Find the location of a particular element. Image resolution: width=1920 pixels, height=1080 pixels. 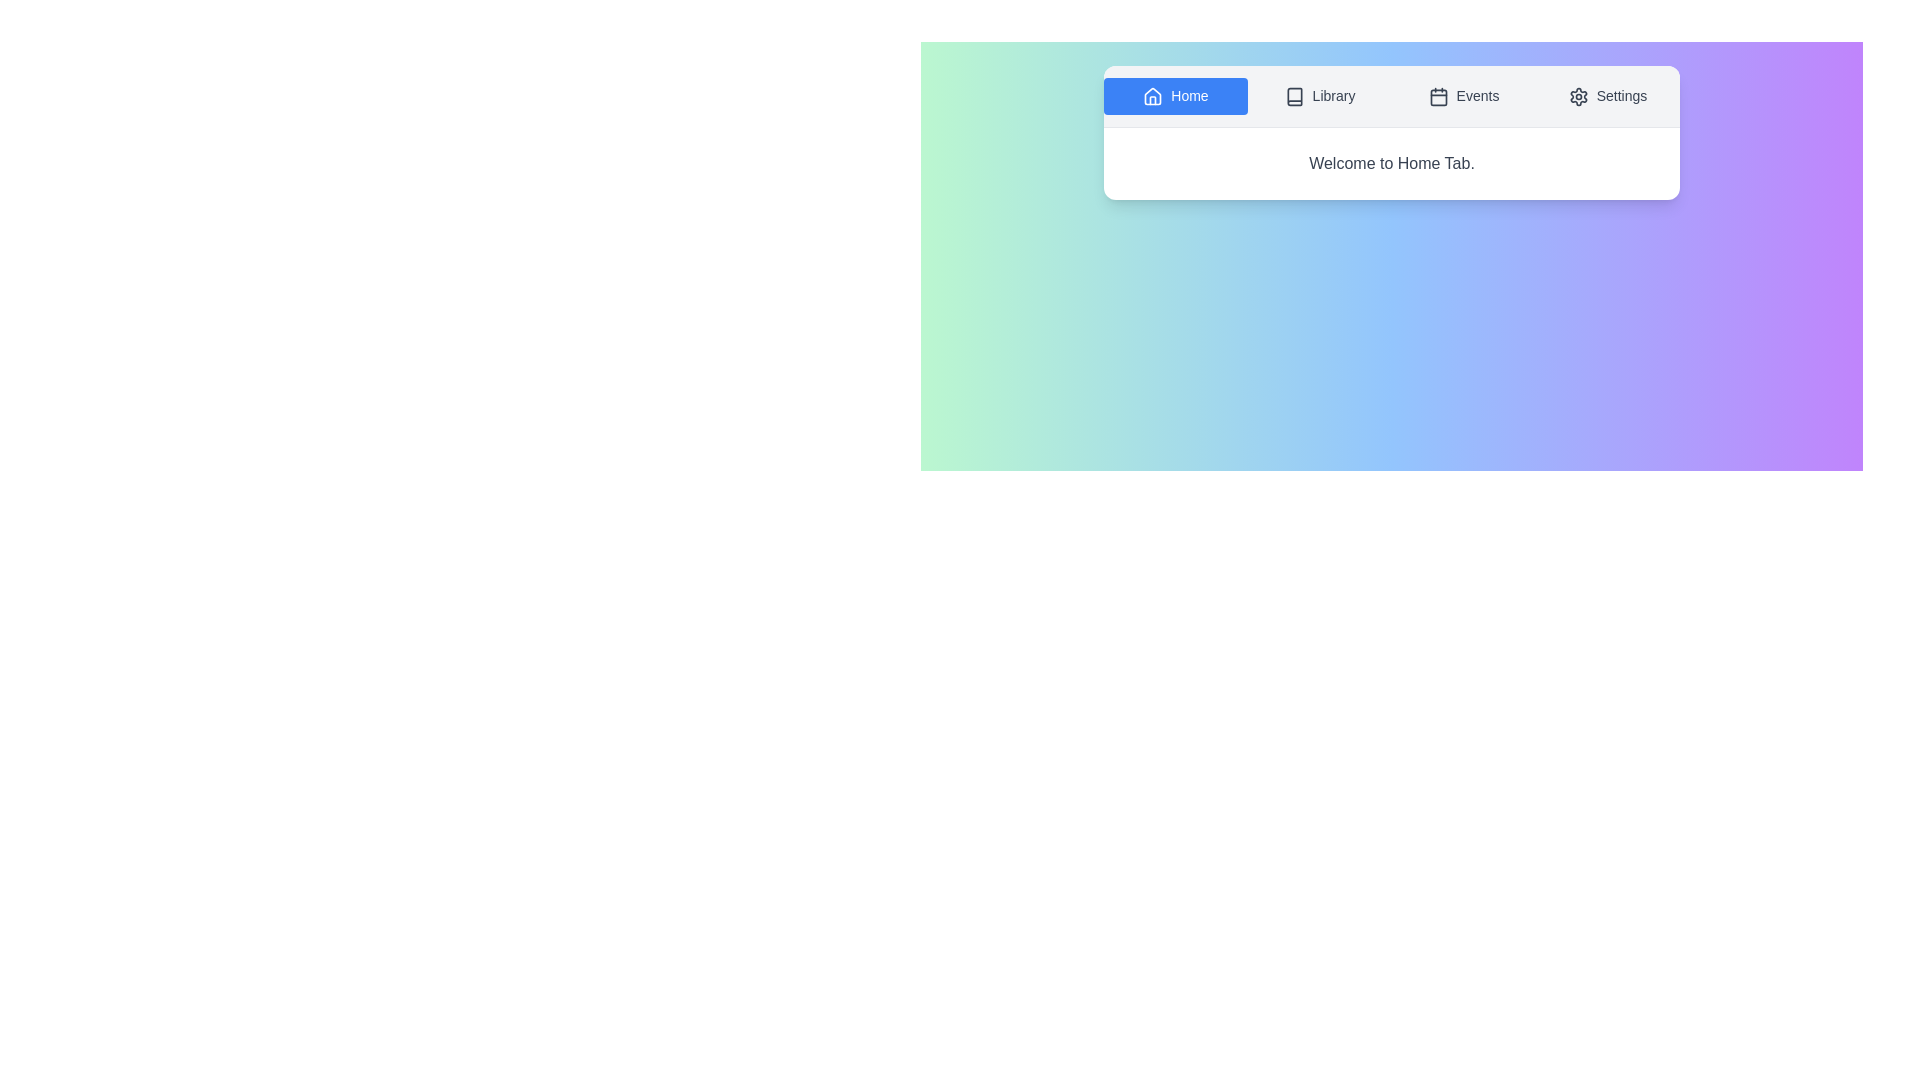

the 'Library' icon in the navigation bar is located at coordinates (1294, 96).